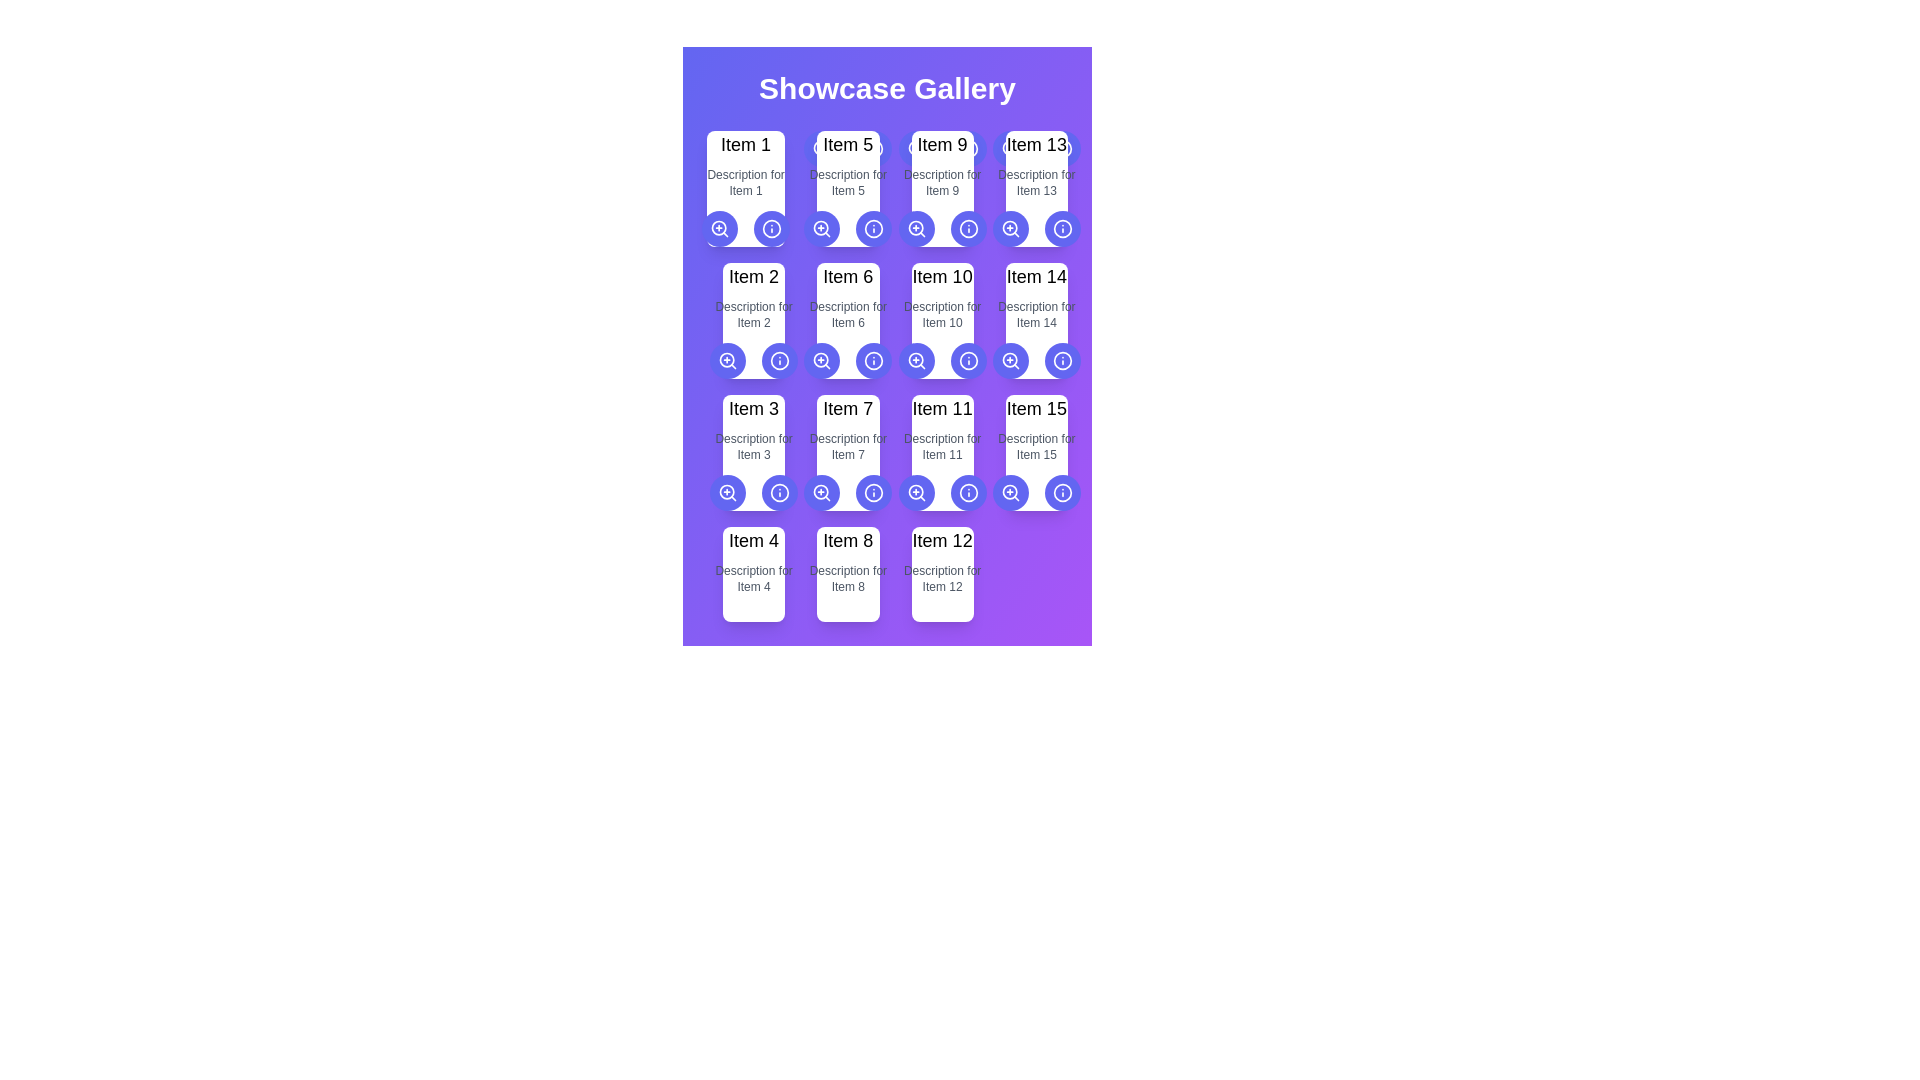 Image resolution: width=1920 pixels, height=1080 pixels. What do you see at coordinates (727, 361) in the screenshot?
I see `the circular button with a magnifying glass icon, which has a blue background and is positioned under the second item in the top row of the second column in a grid layout` at bounding box center [727, 361].